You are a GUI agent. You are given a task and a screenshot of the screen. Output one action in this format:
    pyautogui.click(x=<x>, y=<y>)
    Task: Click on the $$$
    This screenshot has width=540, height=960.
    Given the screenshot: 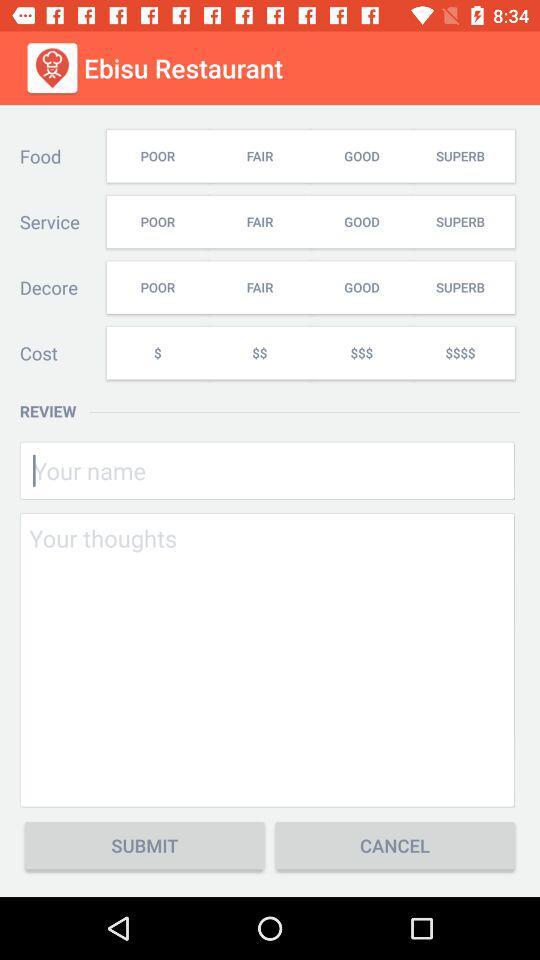 What is the action you would take?
    pyautogui.click(x=360, y=353)
    